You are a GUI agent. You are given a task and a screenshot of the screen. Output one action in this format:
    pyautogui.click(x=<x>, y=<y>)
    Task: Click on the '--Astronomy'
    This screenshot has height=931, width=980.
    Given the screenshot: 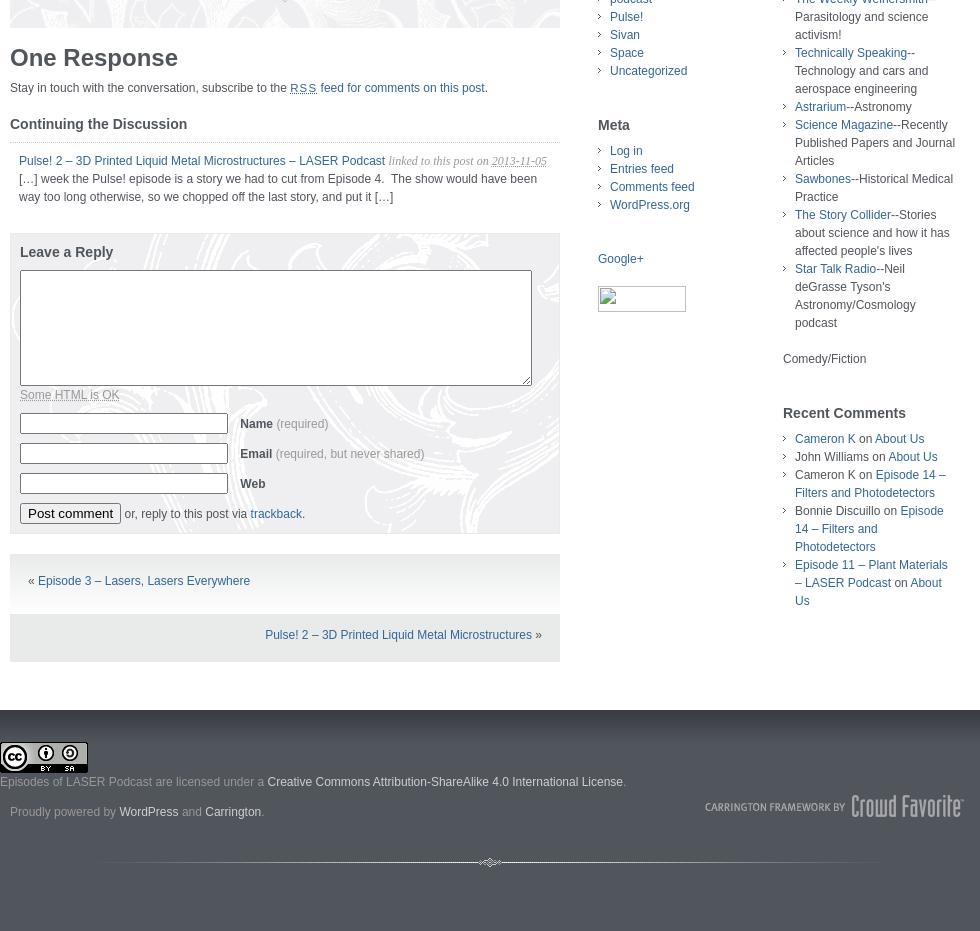 What is the action you would take?
    pyautogui.click(x=878, y=106)
    